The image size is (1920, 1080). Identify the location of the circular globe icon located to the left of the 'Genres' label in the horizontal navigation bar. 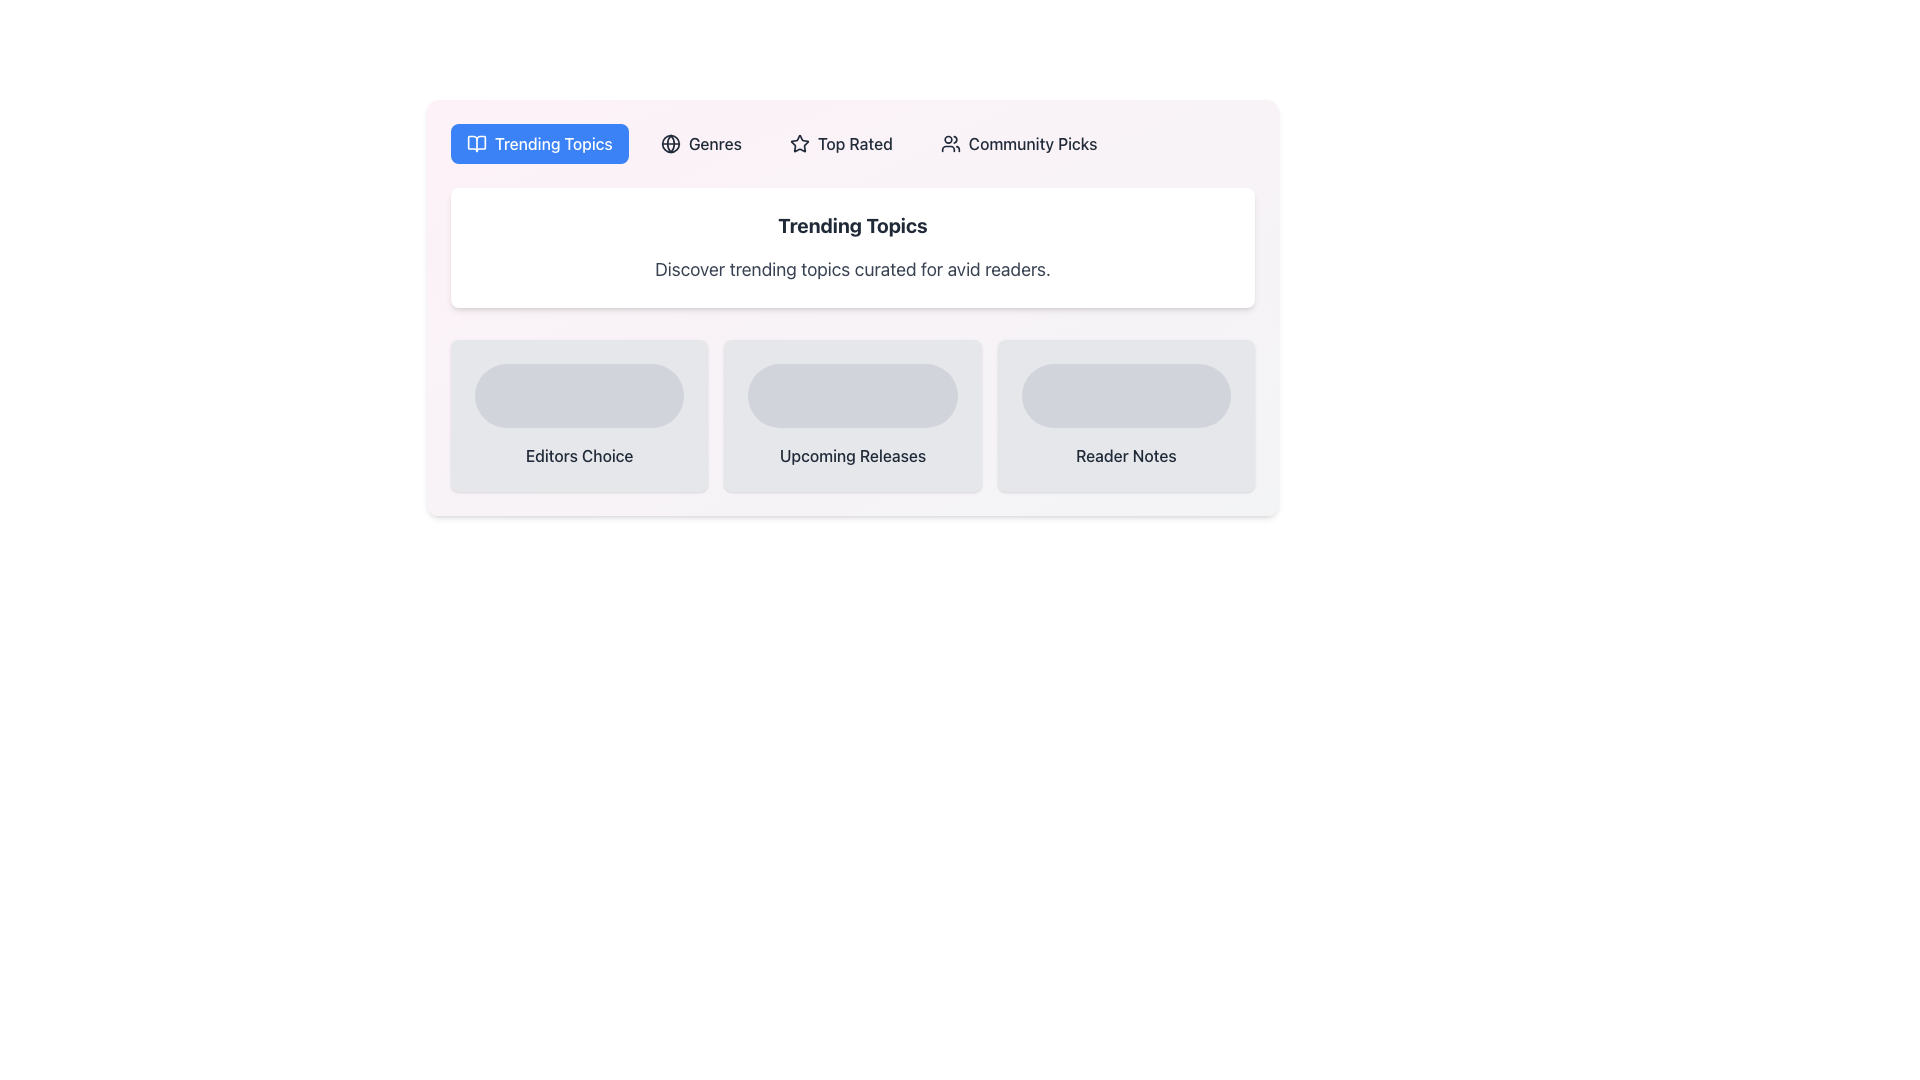
(670, 142).